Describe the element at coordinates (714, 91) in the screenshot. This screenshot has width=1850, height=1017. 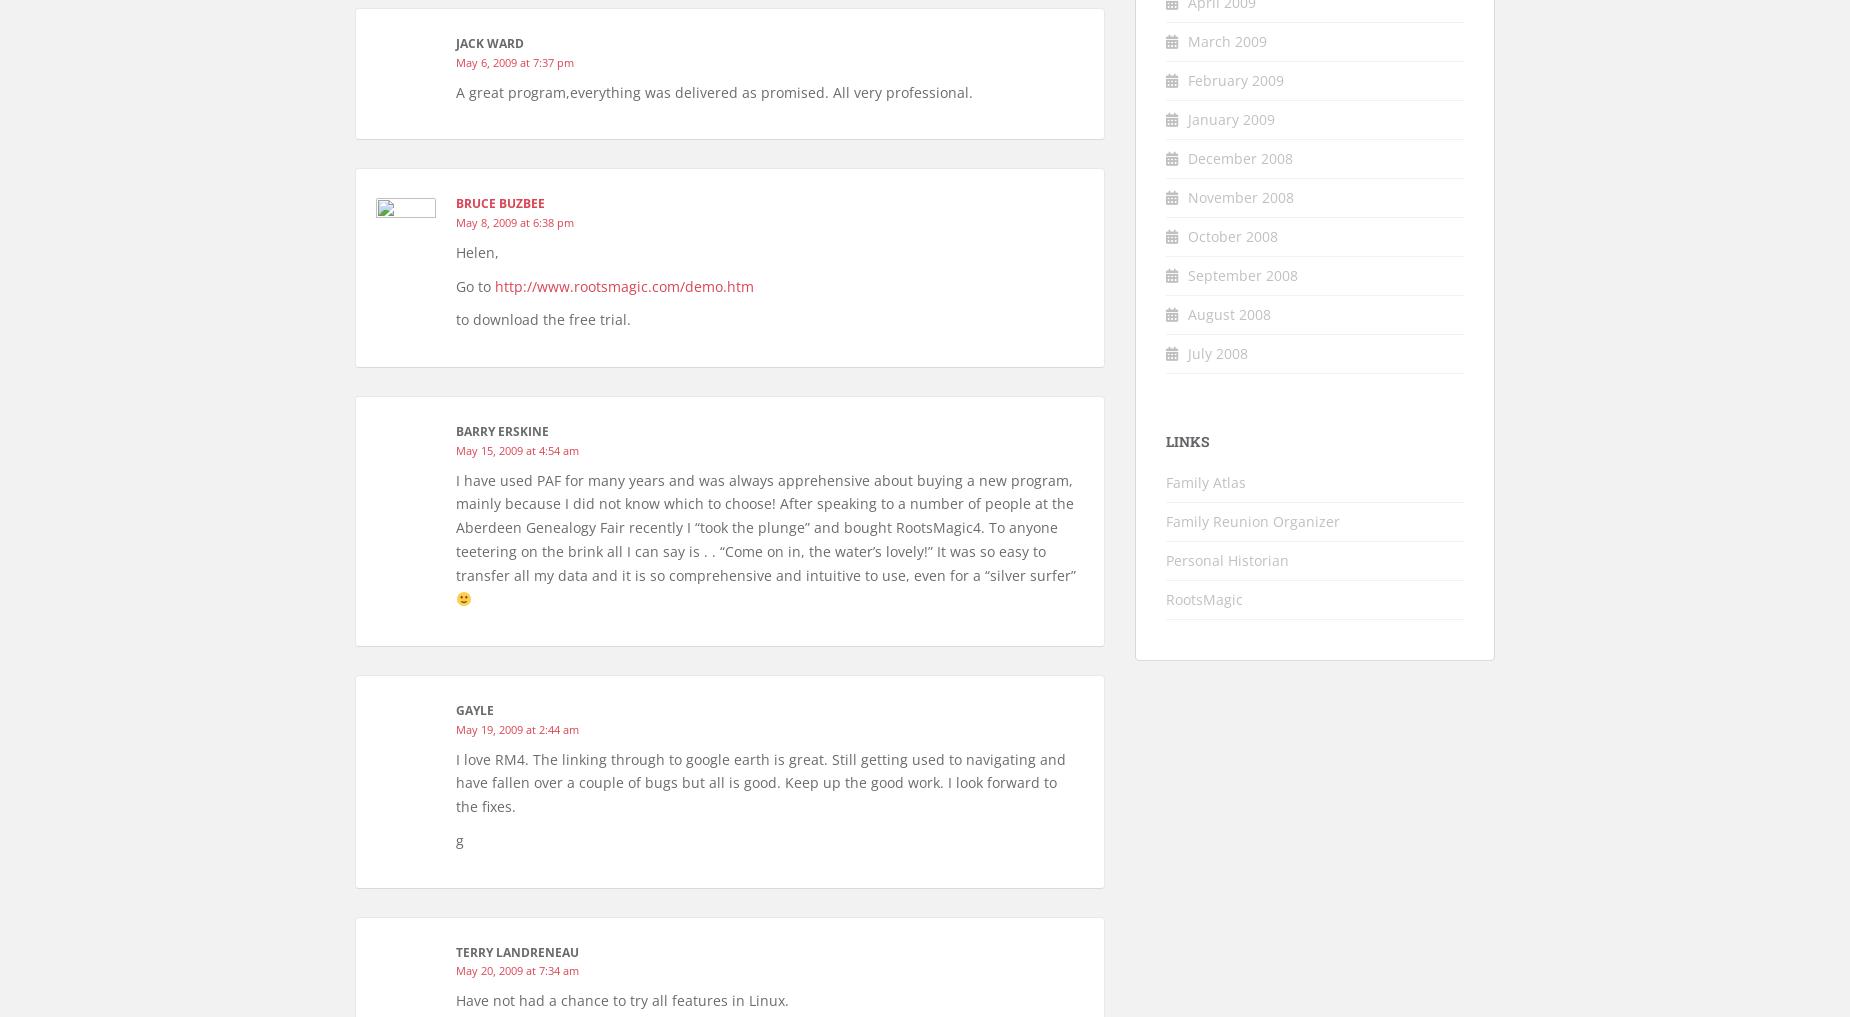
I see `'A great program,everything was delivered as promised. All very professional.'` at that location.